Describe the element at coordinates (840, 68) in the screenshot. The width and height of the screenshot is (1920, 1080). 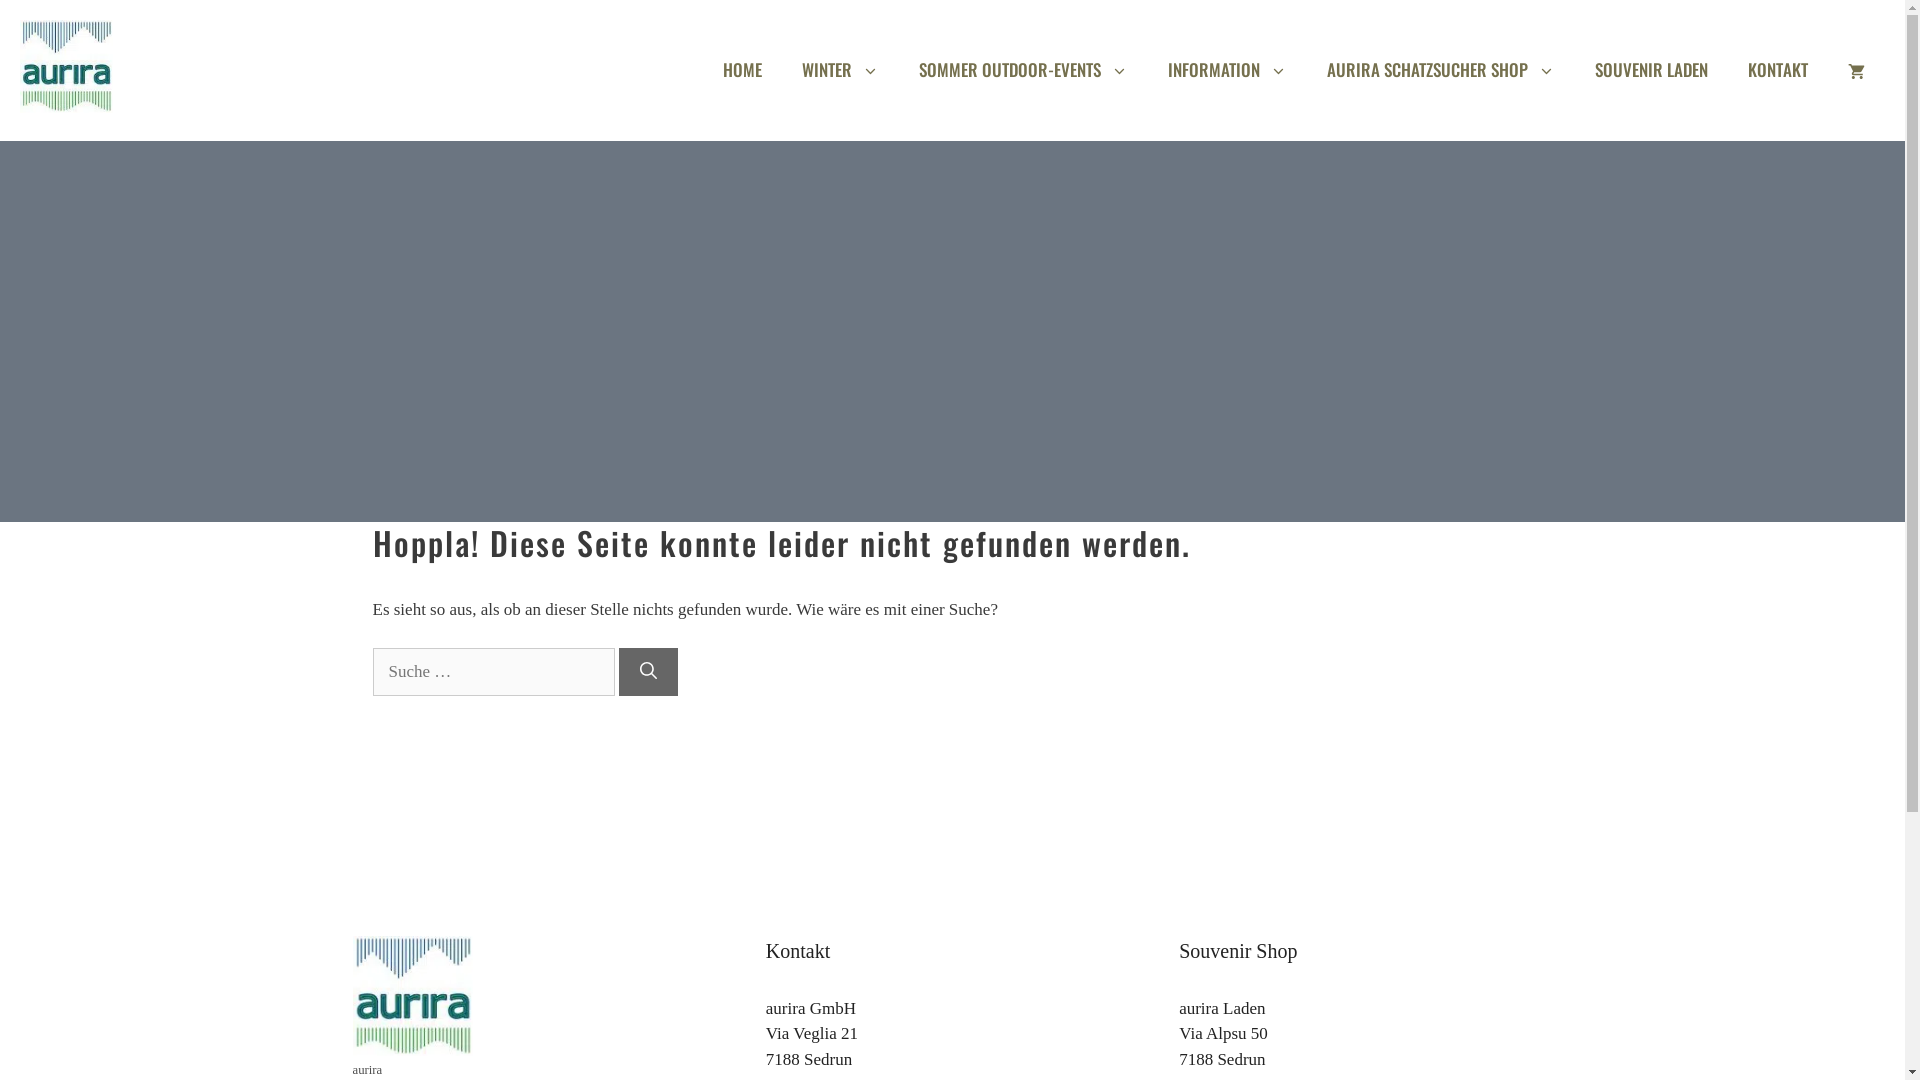
I see `'WINTER'` at that location.